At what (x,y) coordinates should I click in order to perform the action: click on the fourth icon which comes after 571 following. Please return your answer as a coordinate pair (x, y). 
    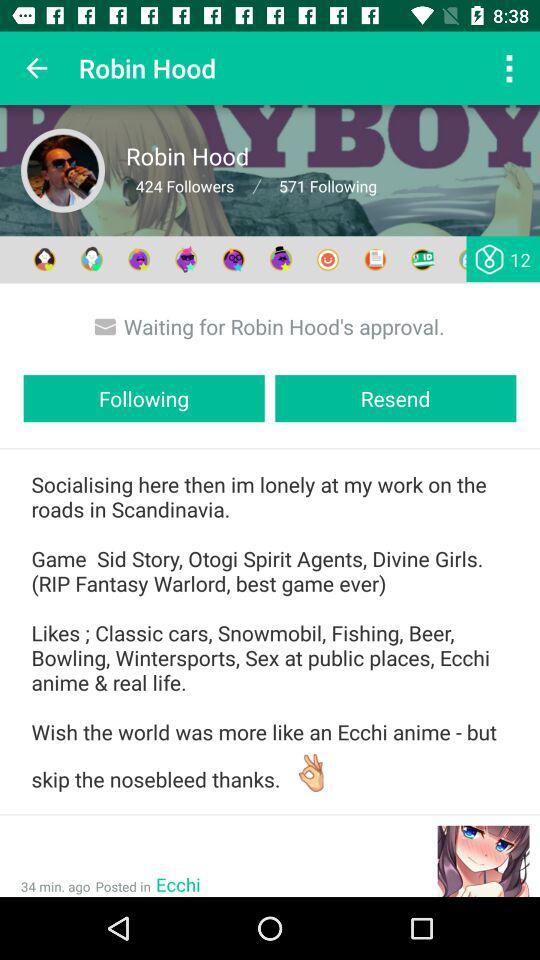
    Looking at the image, I should click on (186, 258).